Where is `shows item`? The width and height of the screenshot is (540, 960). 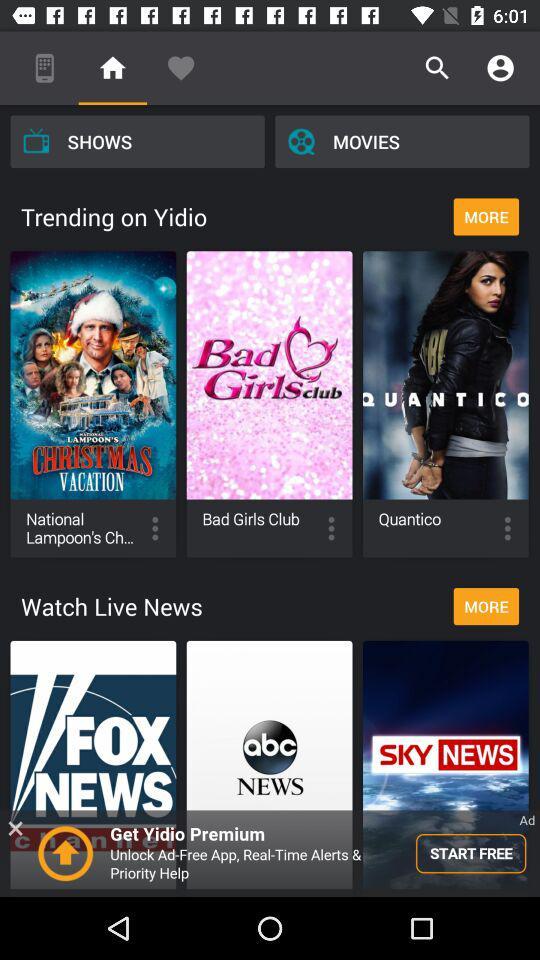 shows item is located at coordinates (136, 140).